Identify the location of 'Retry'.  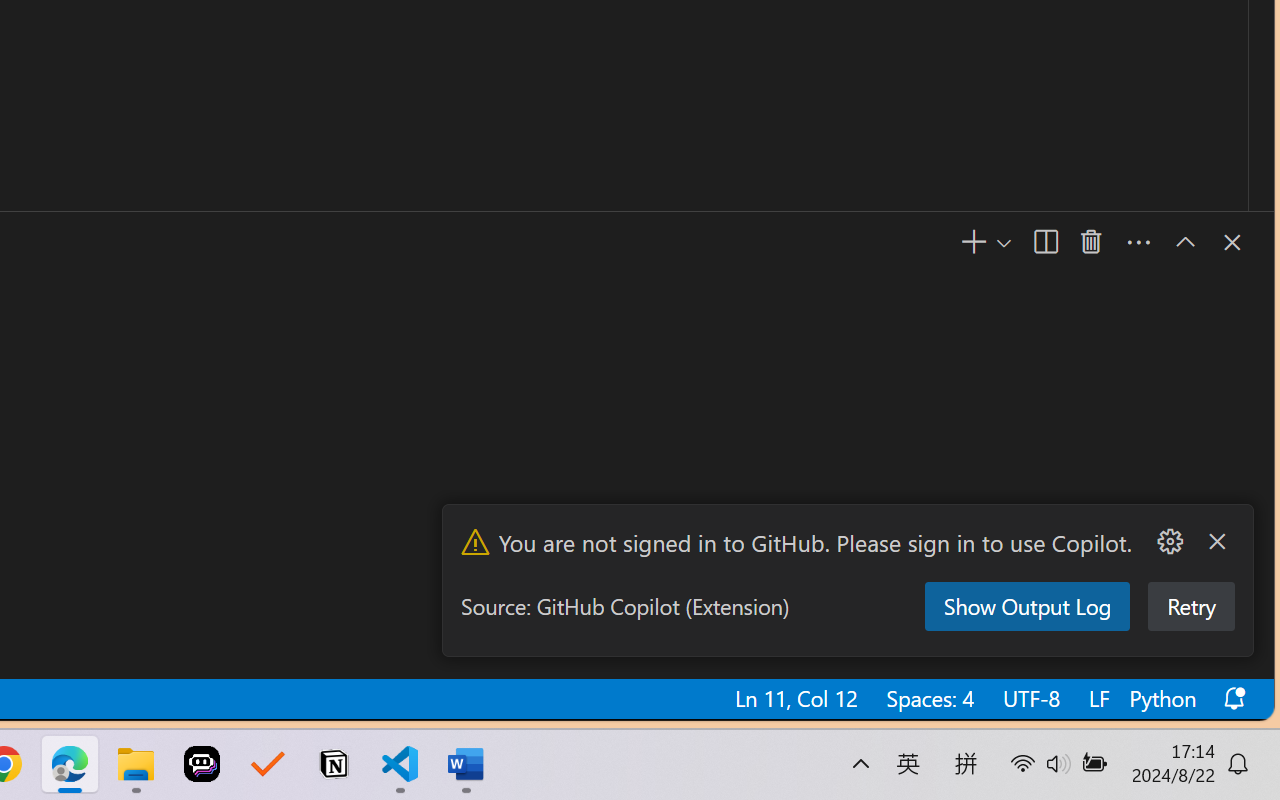
(1189, 606).